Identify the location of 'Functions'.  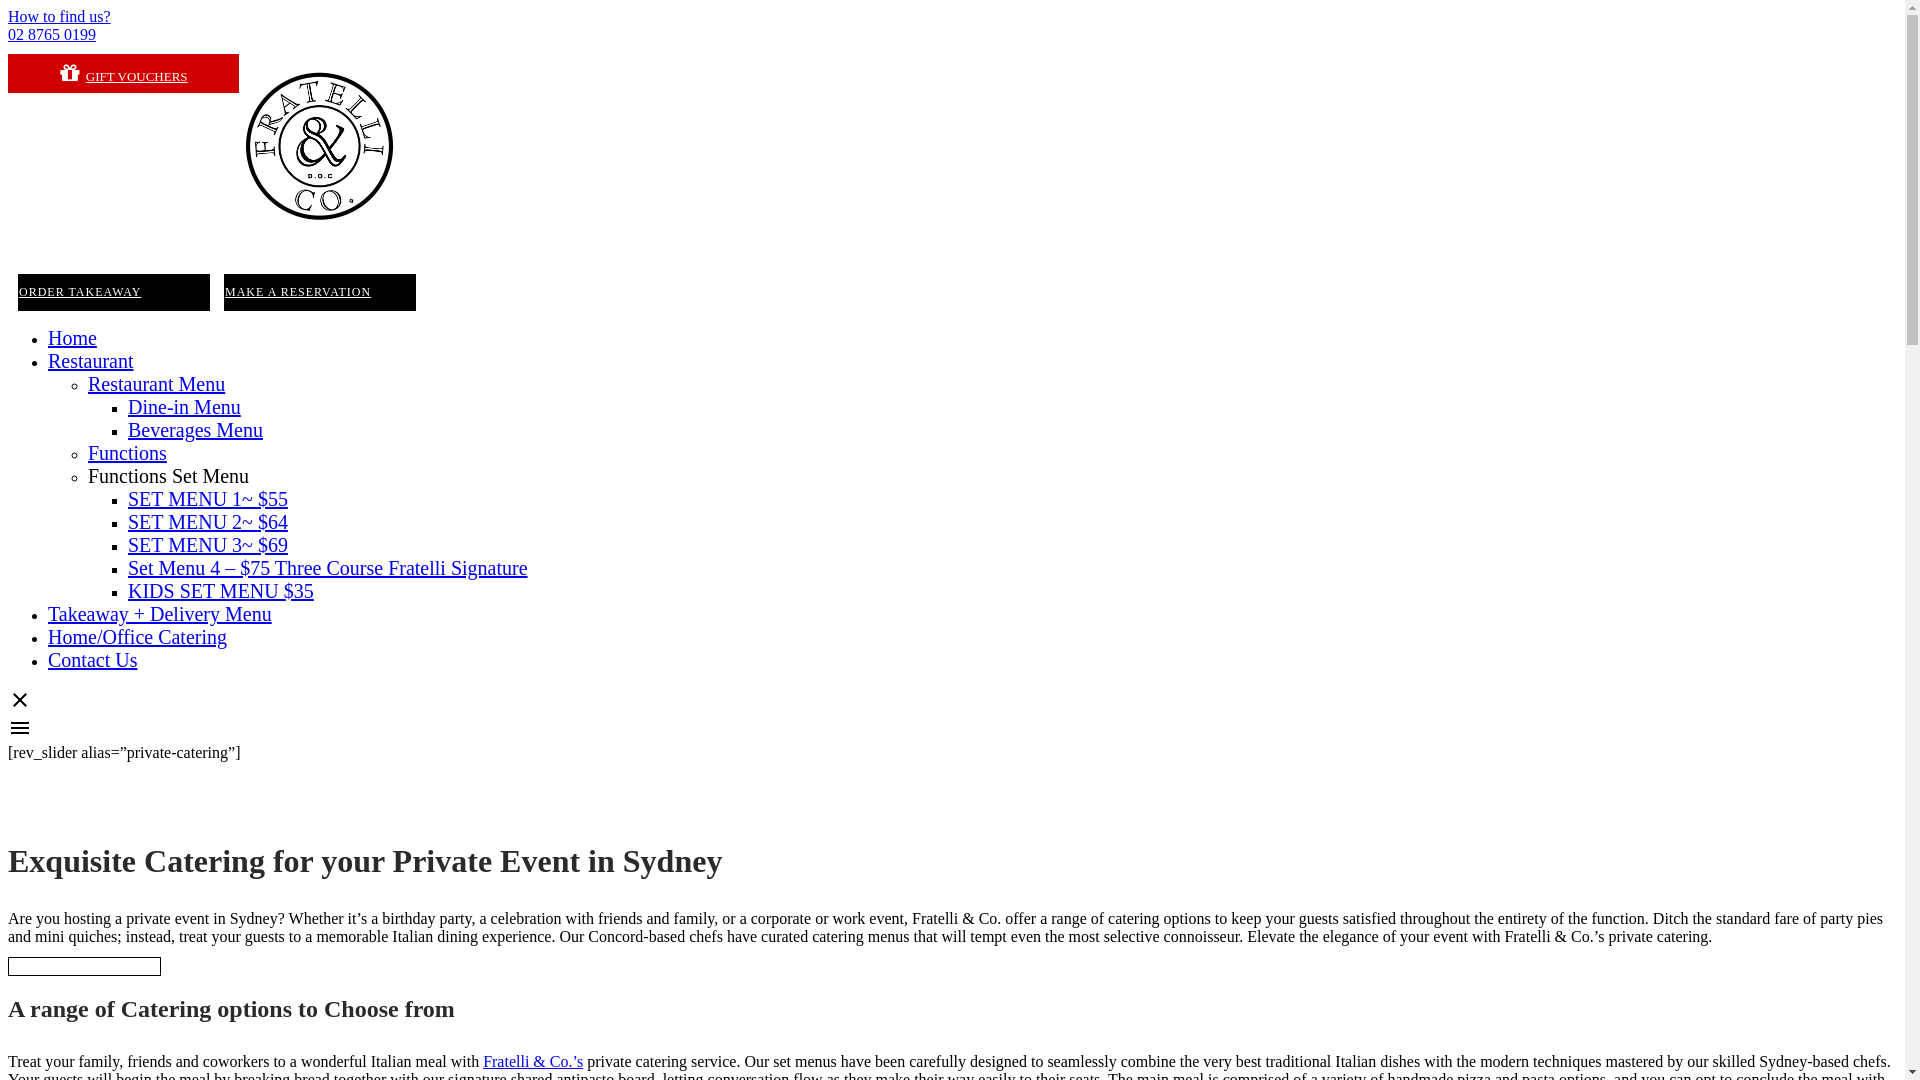
(126, 452).